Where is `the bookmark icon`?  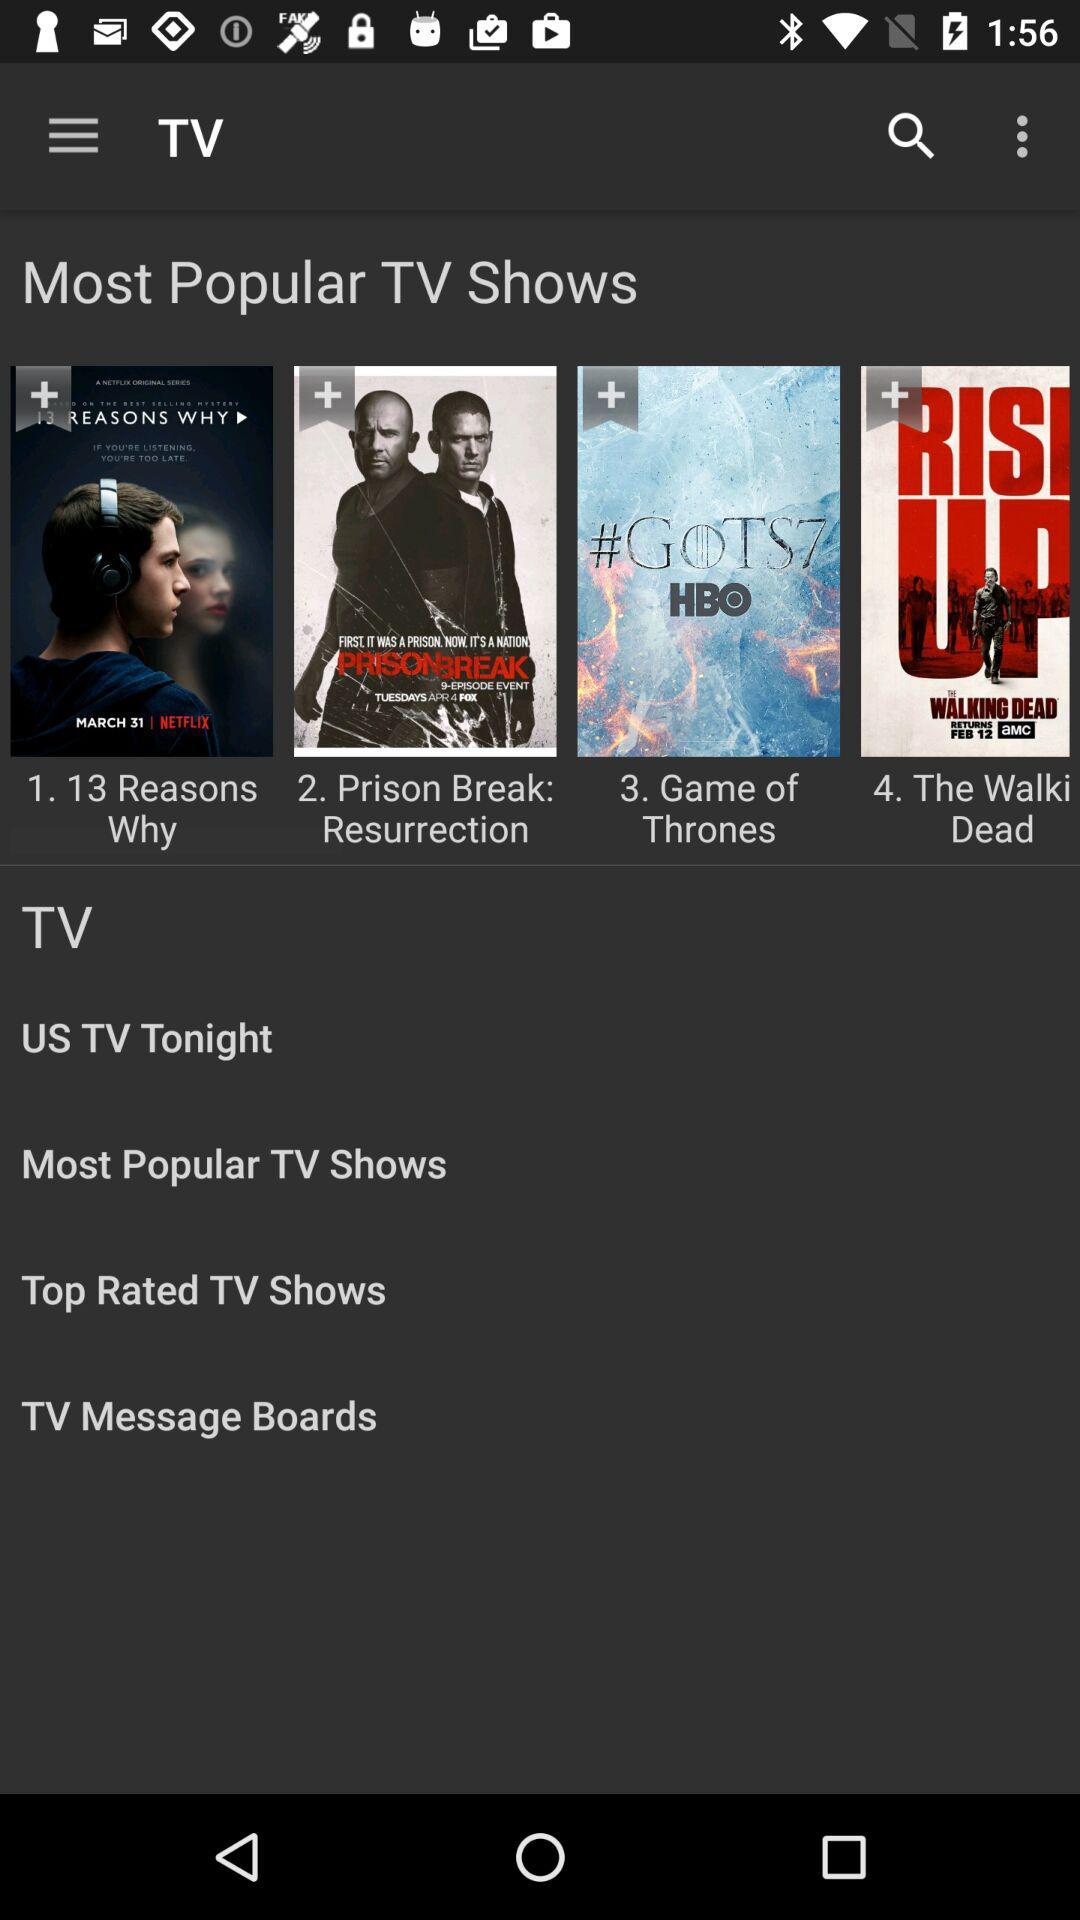 the bookmark icon is located at coordinates (913, 417).